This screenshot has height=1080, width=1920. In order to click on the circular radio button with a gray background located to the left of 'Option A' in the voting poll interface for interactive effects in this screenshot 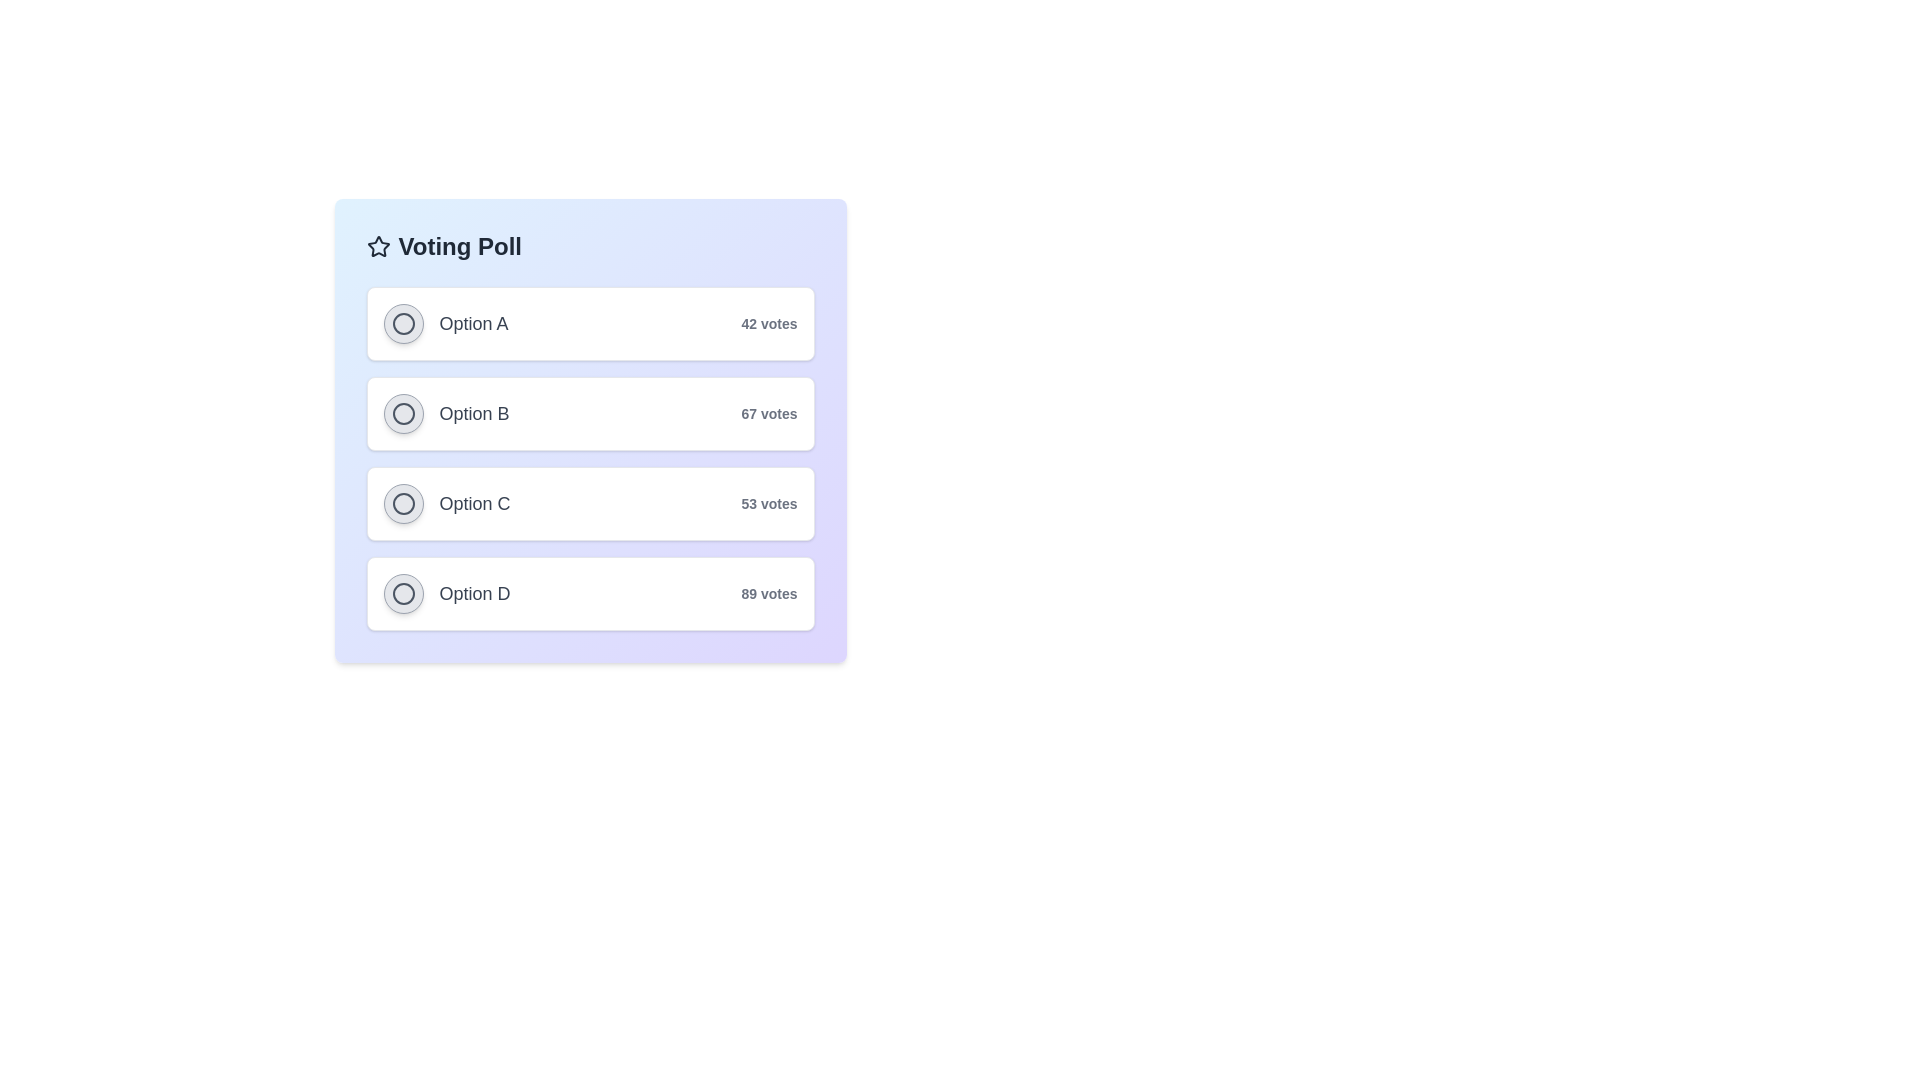, I will do `click(402, 323)`.